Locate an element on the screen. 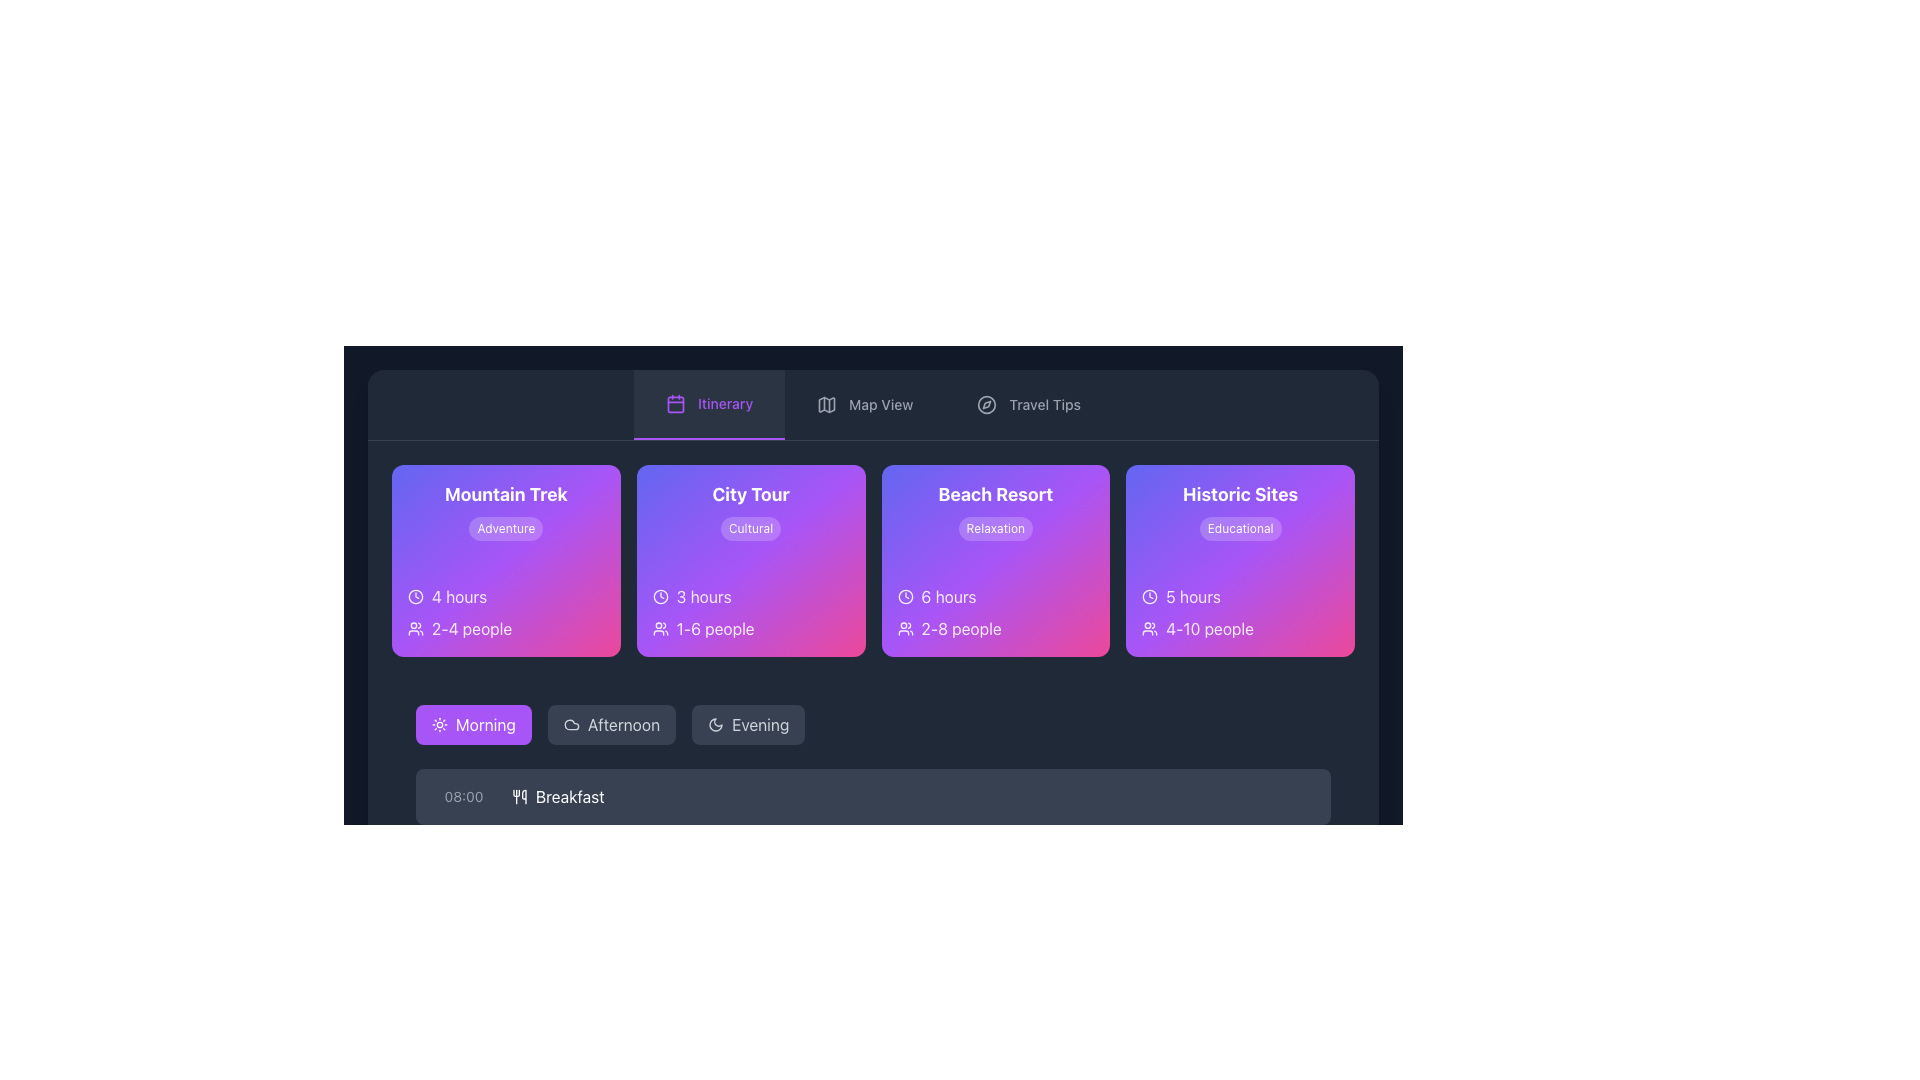 This screenshot has height=1080, width=1920. the 'Mountain Trek' card with a gradient background from its current position is located at coordinates (506, 560).